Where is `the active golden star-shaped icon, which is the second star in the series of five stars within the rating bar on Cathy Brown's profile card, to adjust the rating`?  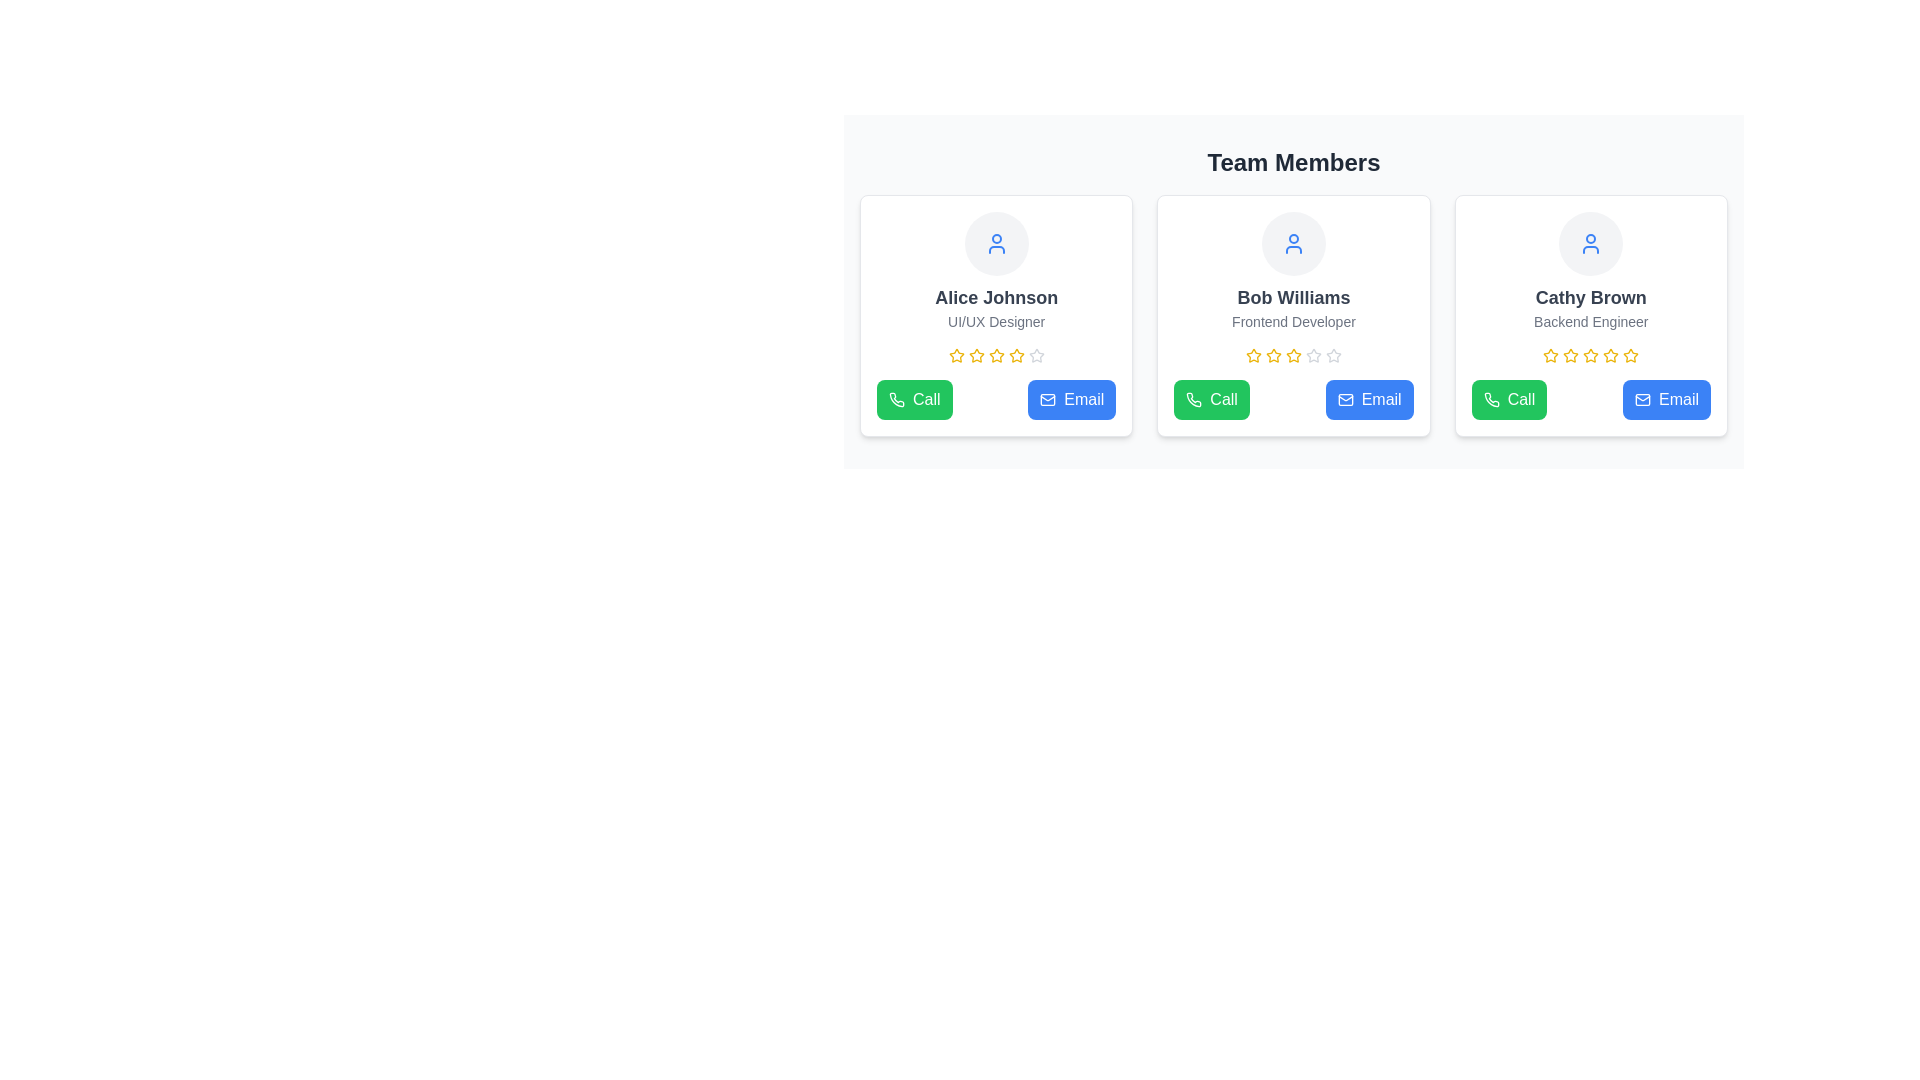
the active golden star-shaped icon, which is the second star in the series of five stars within the rating bar on Cathy Brown's profile card, to adjust the rating is located at coordinates (1611, 354).